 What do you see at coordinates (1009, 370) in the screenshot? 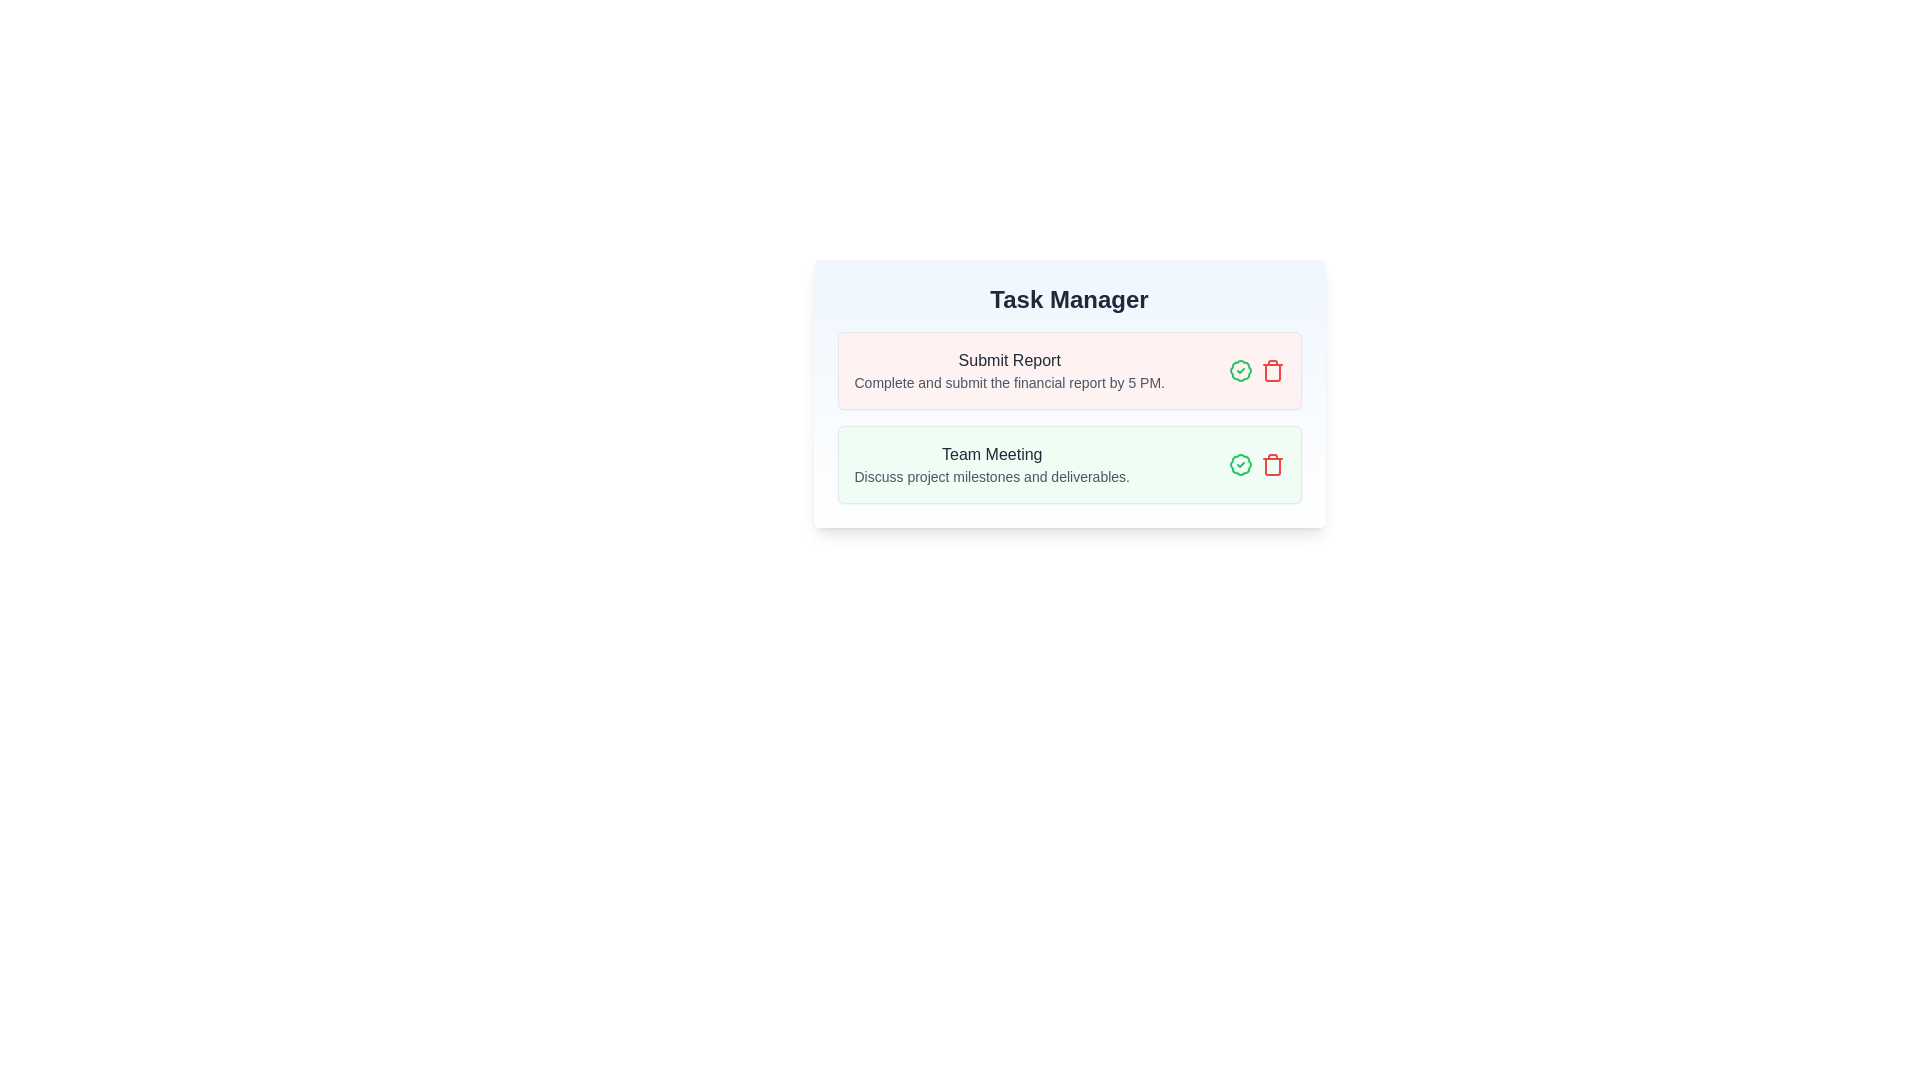
I see `text block containing the header 'Submit Report' and the description 'Complete and submit the financial report by 5 PM.' located in the upper card of the task list interface` at bounding box center [1009, 370].